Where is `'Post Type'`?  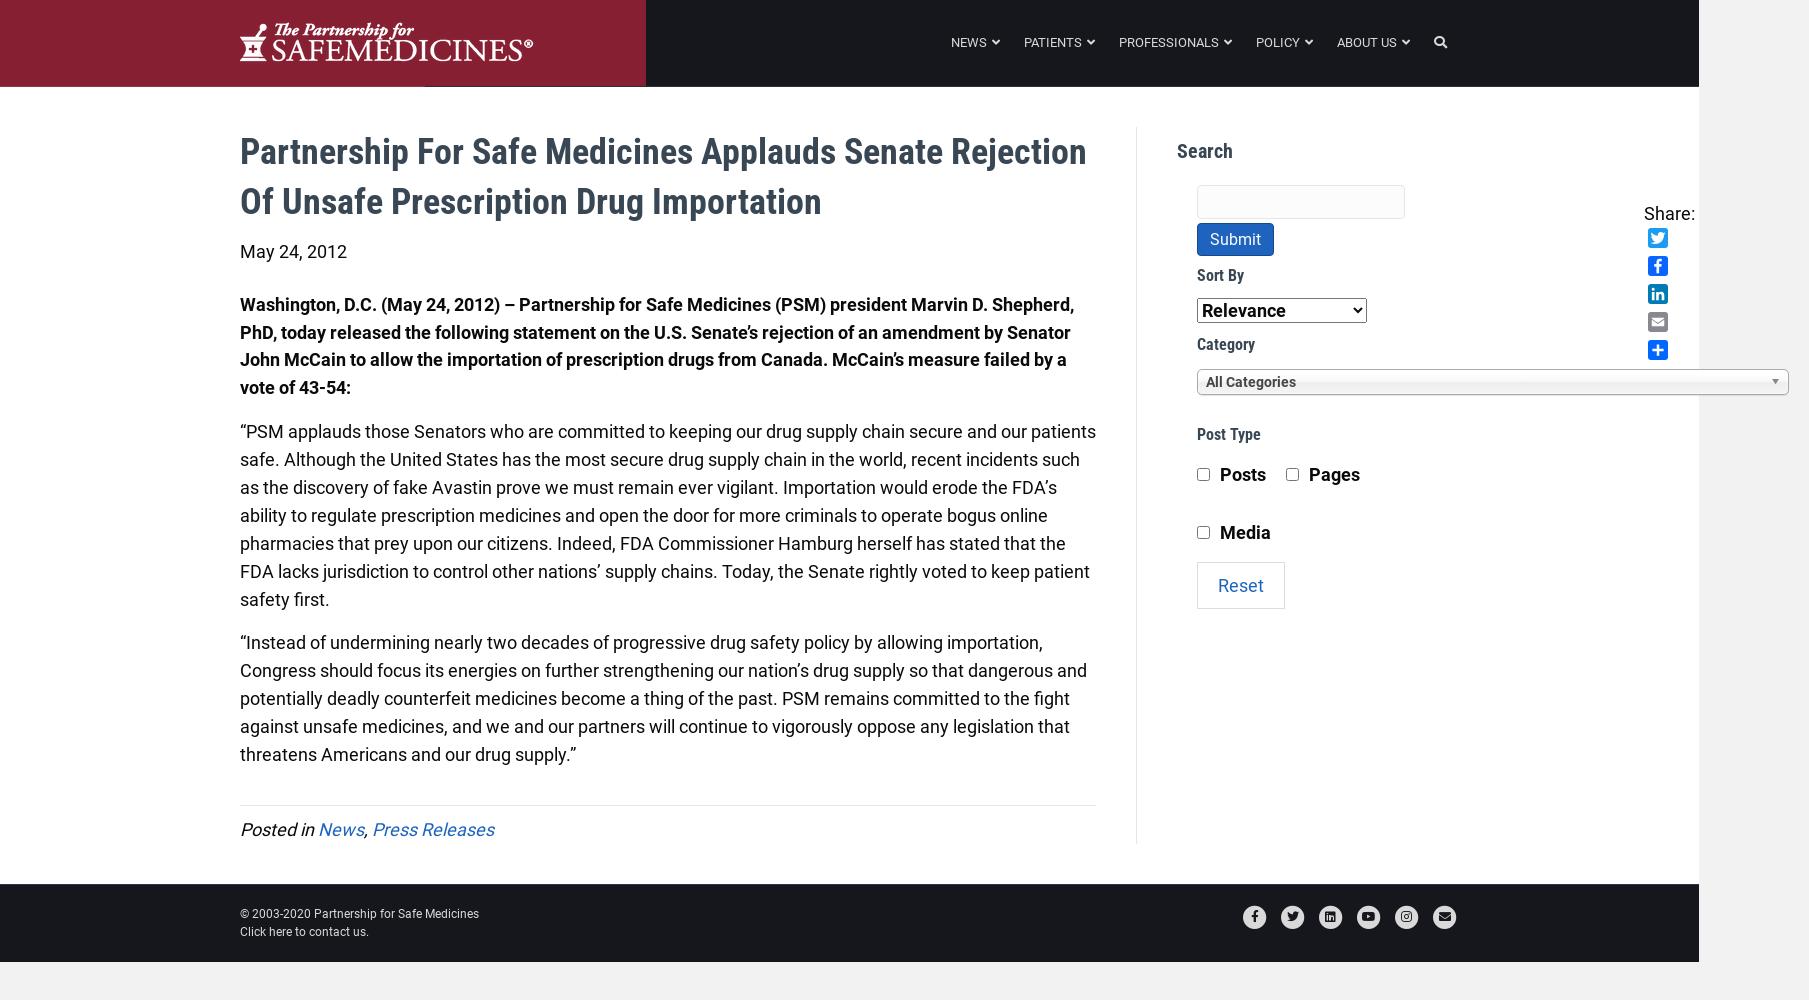
'Post Type' is located at coordinates (1229, 433).